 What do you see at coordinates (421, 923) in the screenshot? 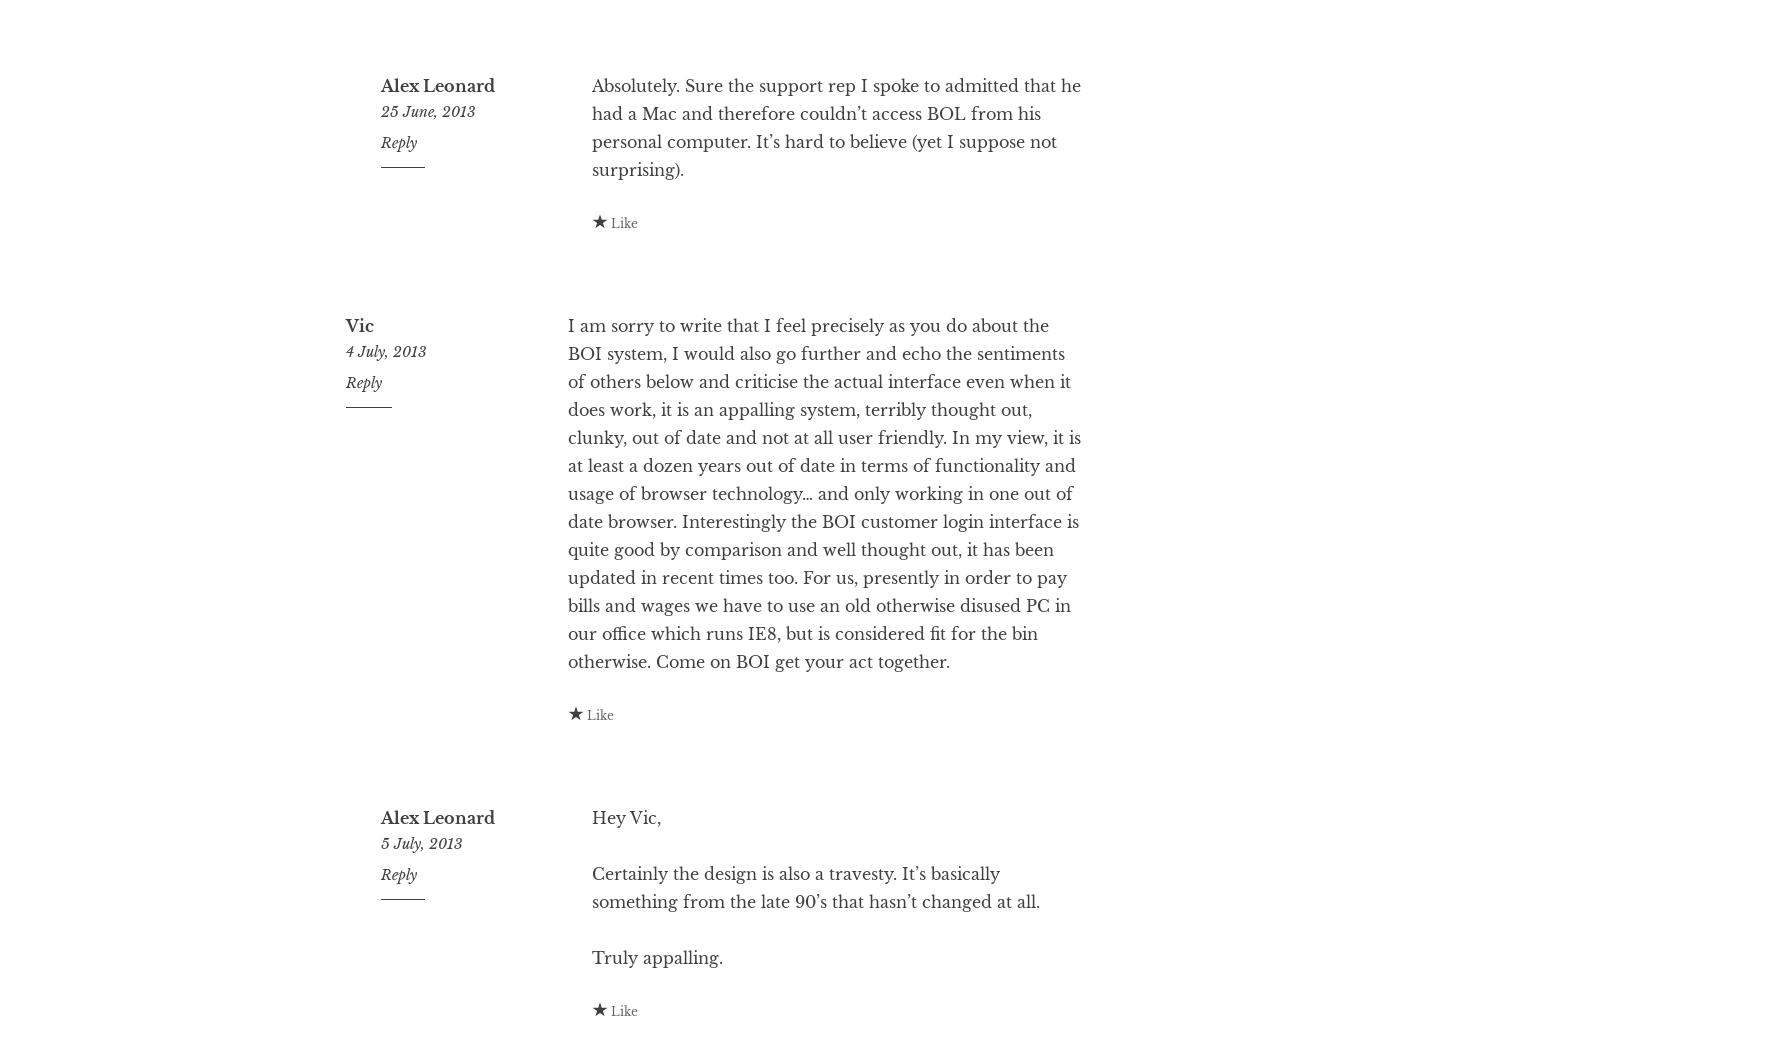
I see `'5 July, 2013'` at bounding box center [421, 923].